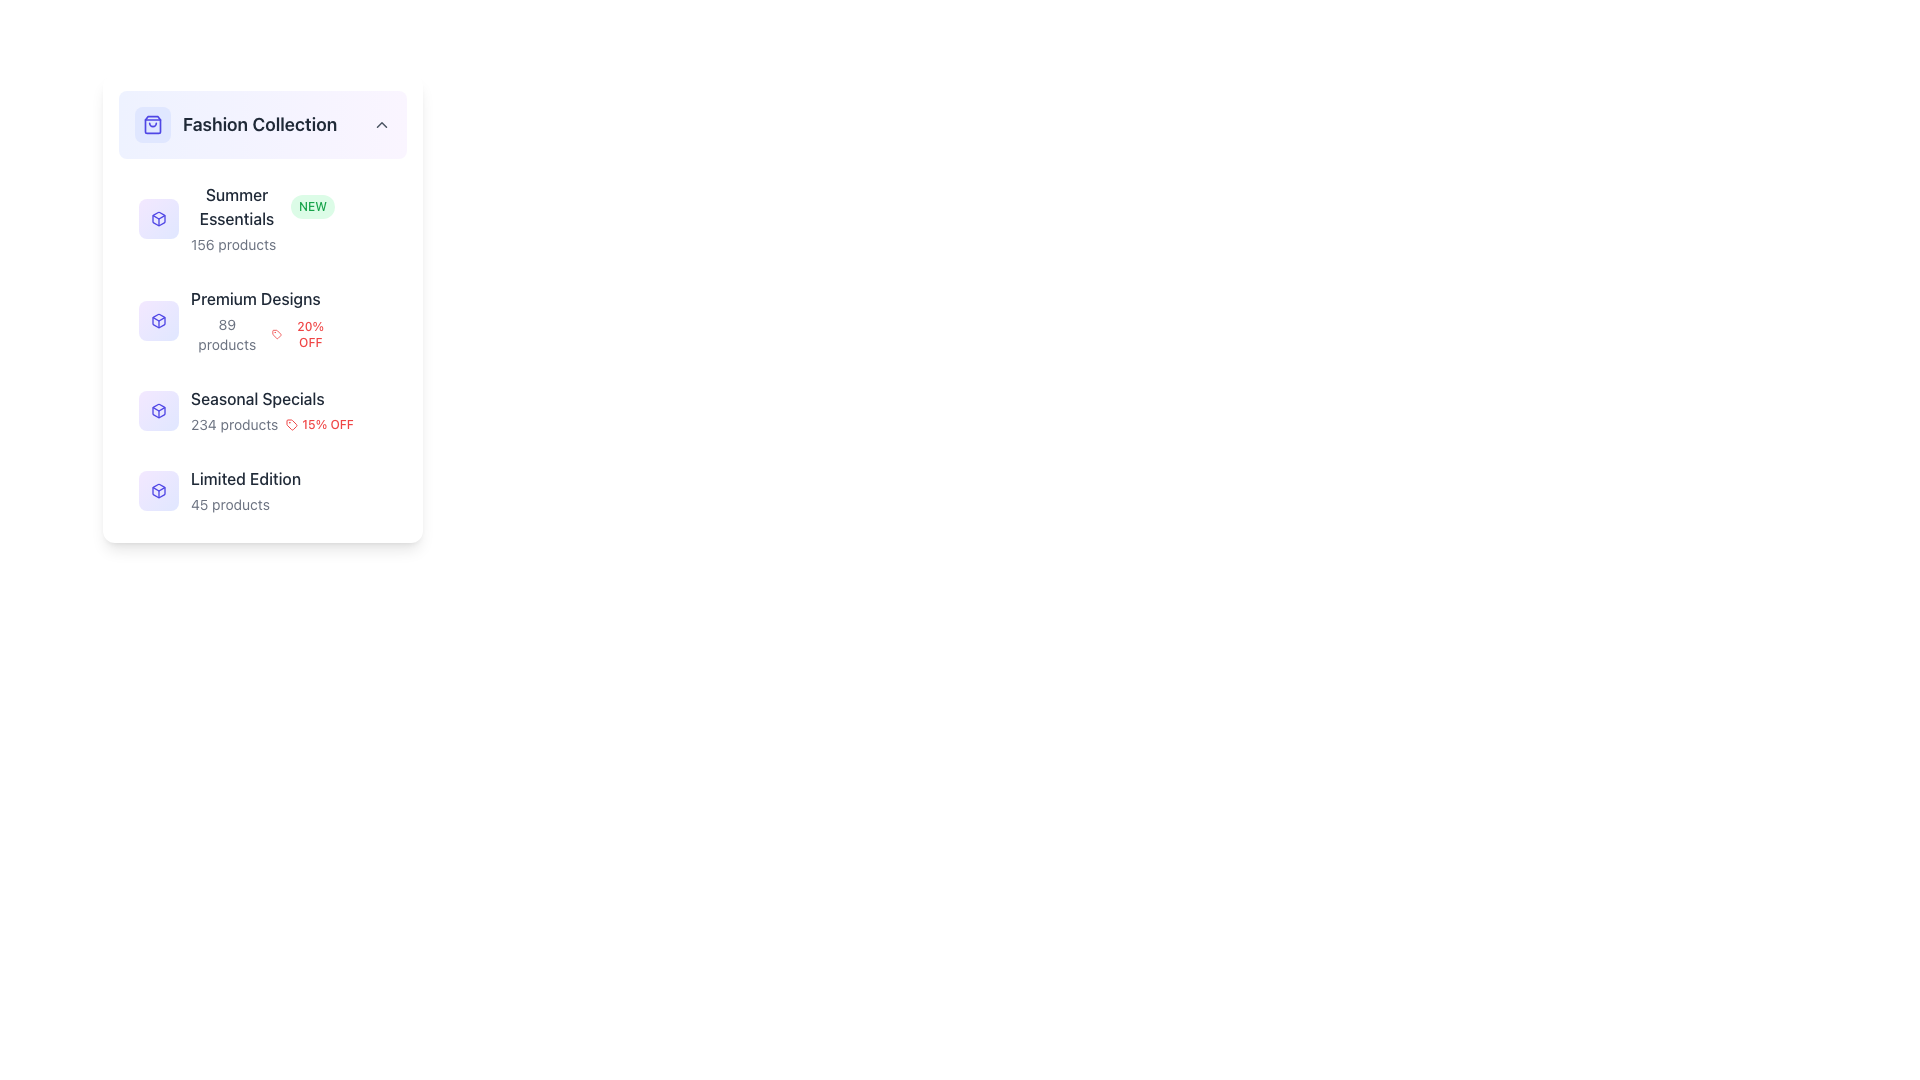  I want to click on the text display element that shows 'Summer Essentials NEW 156 products', which features a bold dark gray title, a green 'NEW' badge, and a purple-blue gradient icon to its left, so click(236, 219).